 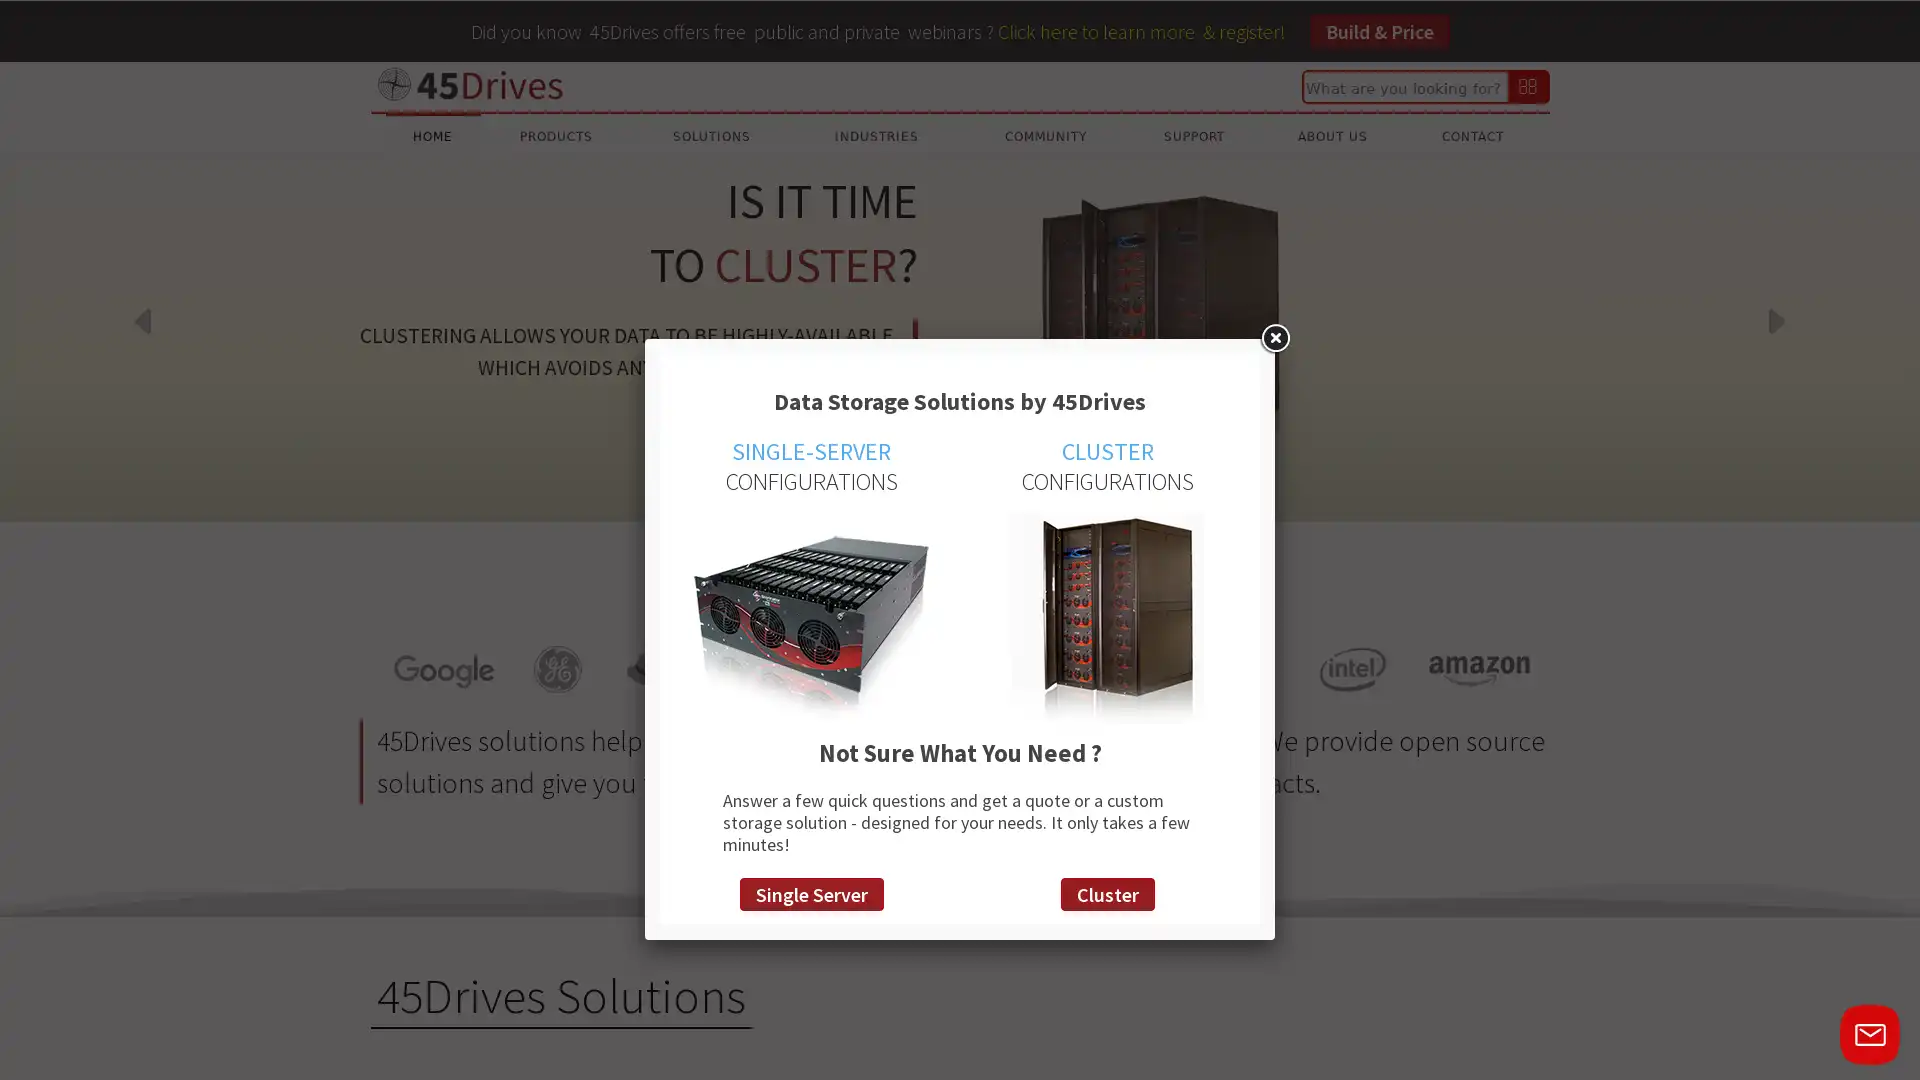 I want to click on 45Drives Solutions, so click(x=560, y=996).